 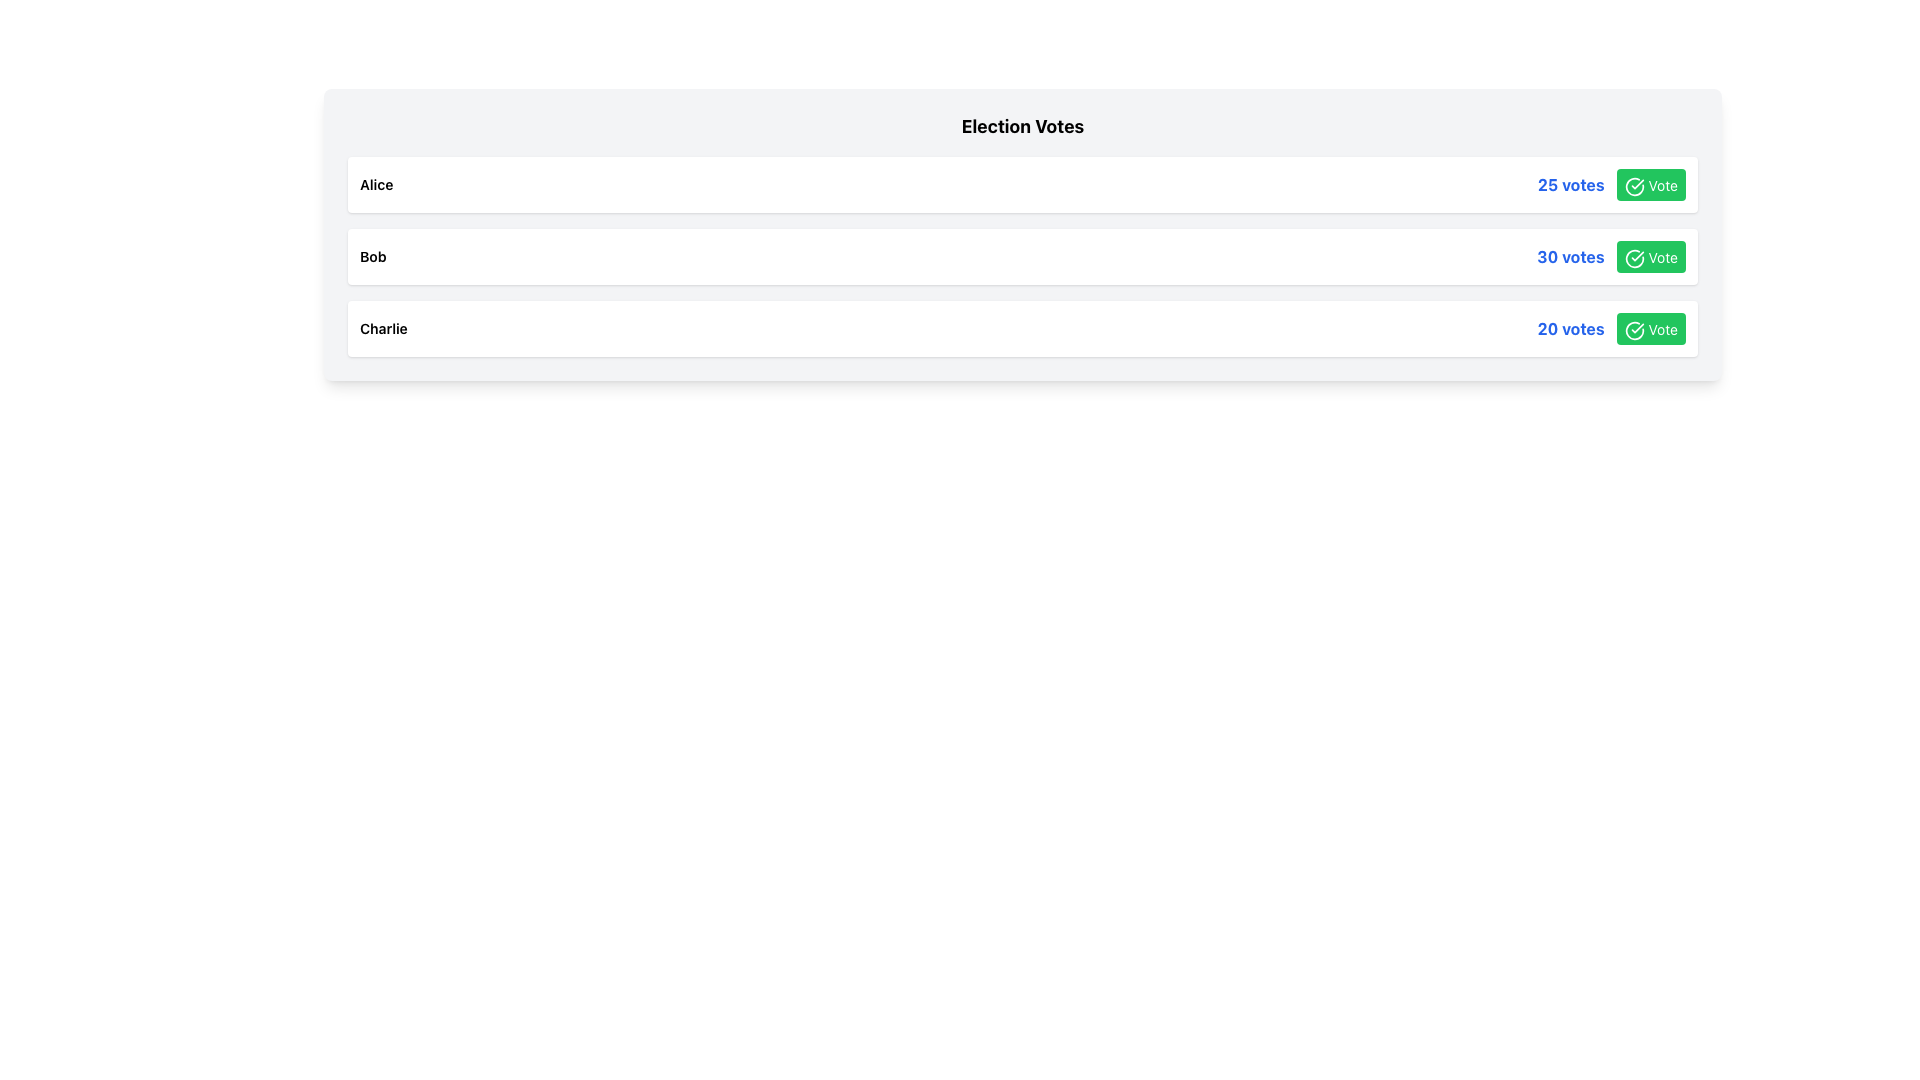 What do you see at coordinates (1651, 327) in the screenshot?
I see `the voting button located in the middle of the bottom row of three items to cast a vote` at bounding box center [1651, 327].